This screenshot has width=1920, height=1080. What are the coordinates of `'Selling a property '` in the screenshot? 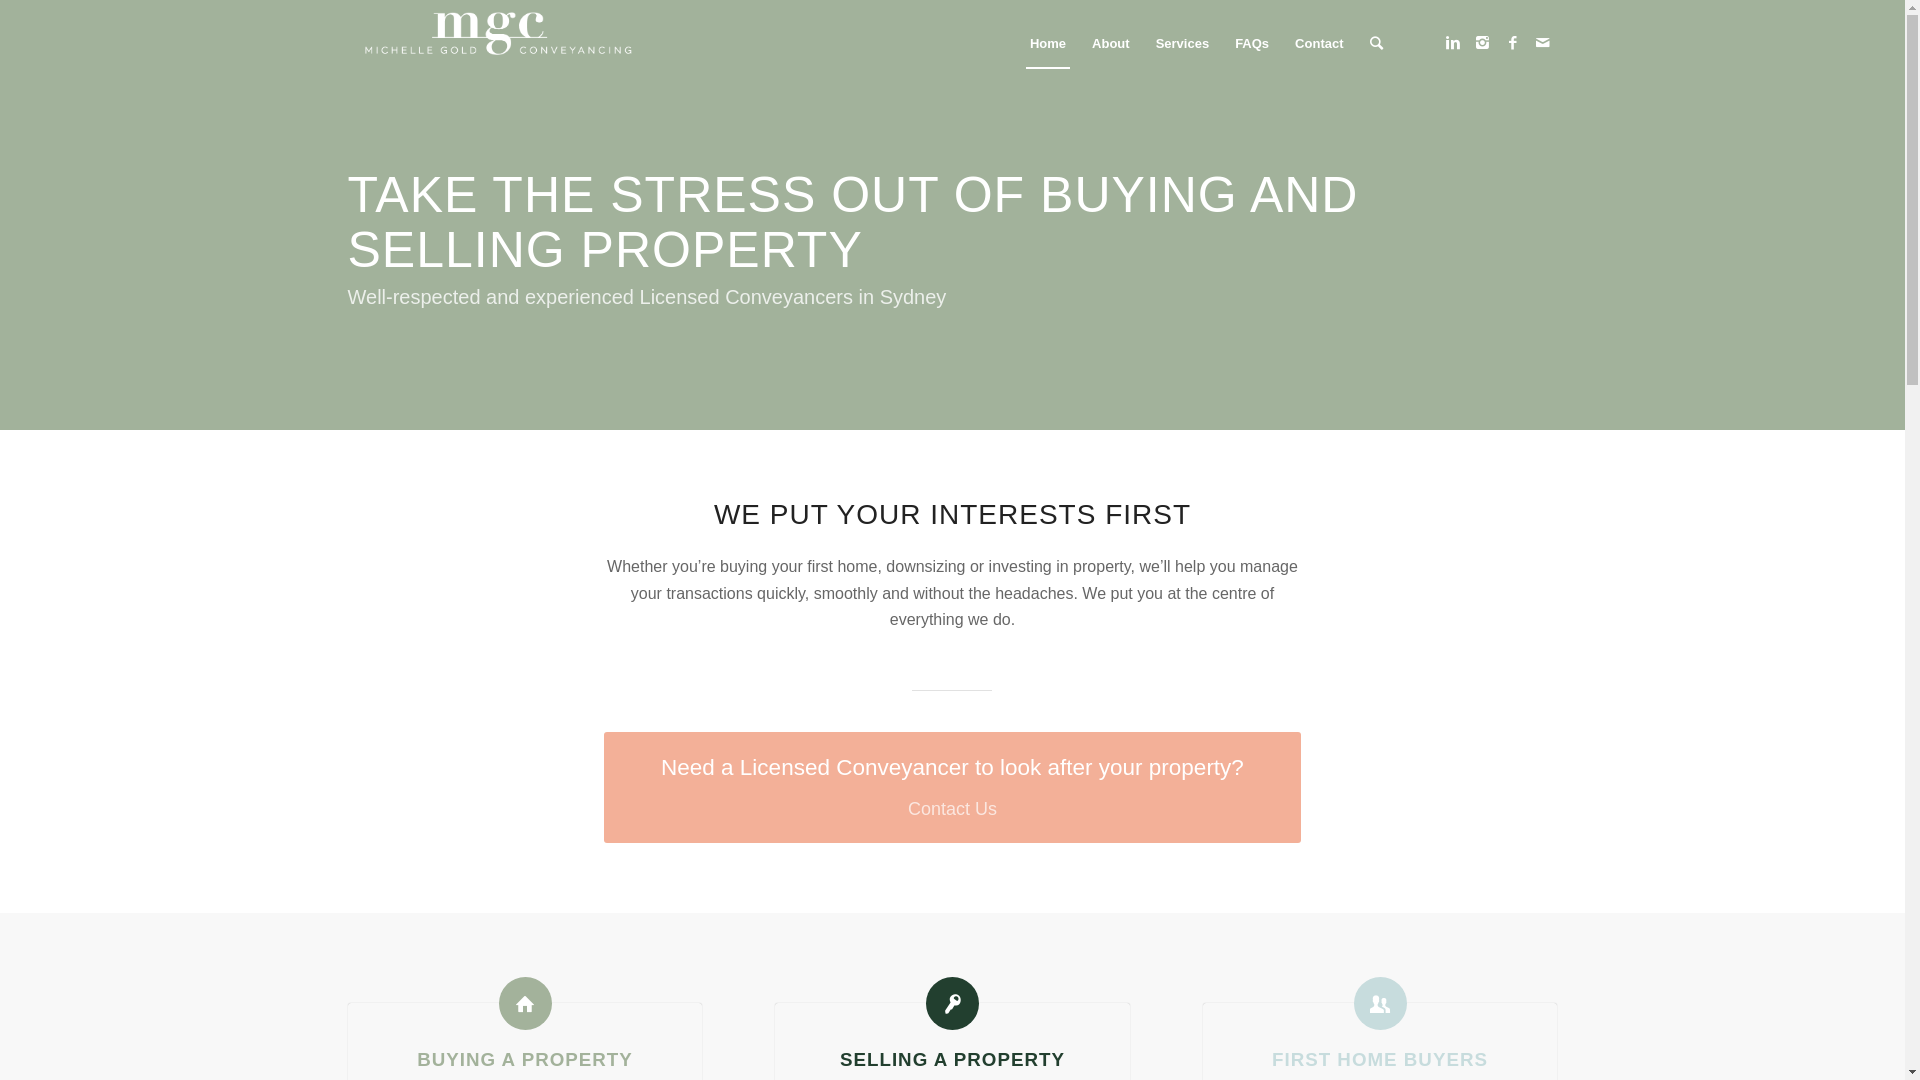 It's located at (925, 1003).